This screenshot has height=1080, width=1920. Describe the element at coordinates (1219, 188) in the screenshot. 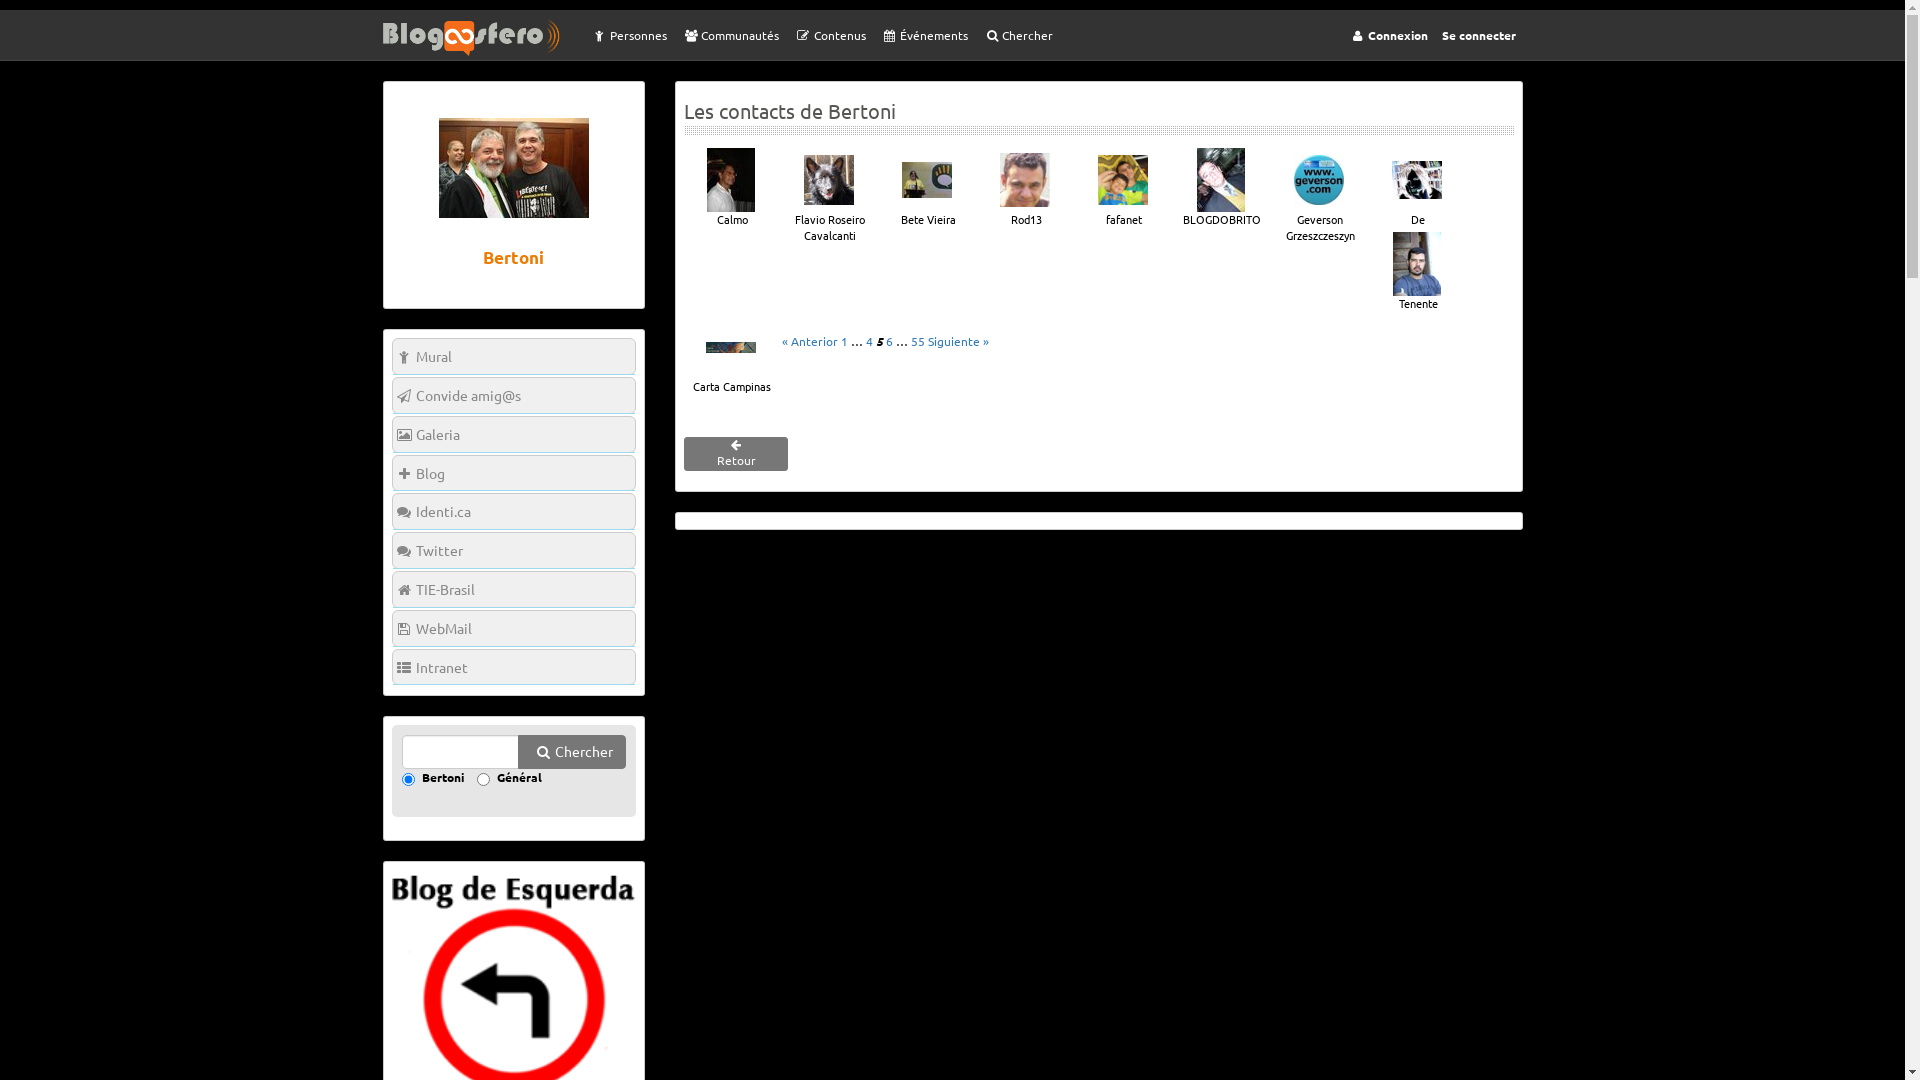

I see `'BLOGDOBRITO'` at that location.